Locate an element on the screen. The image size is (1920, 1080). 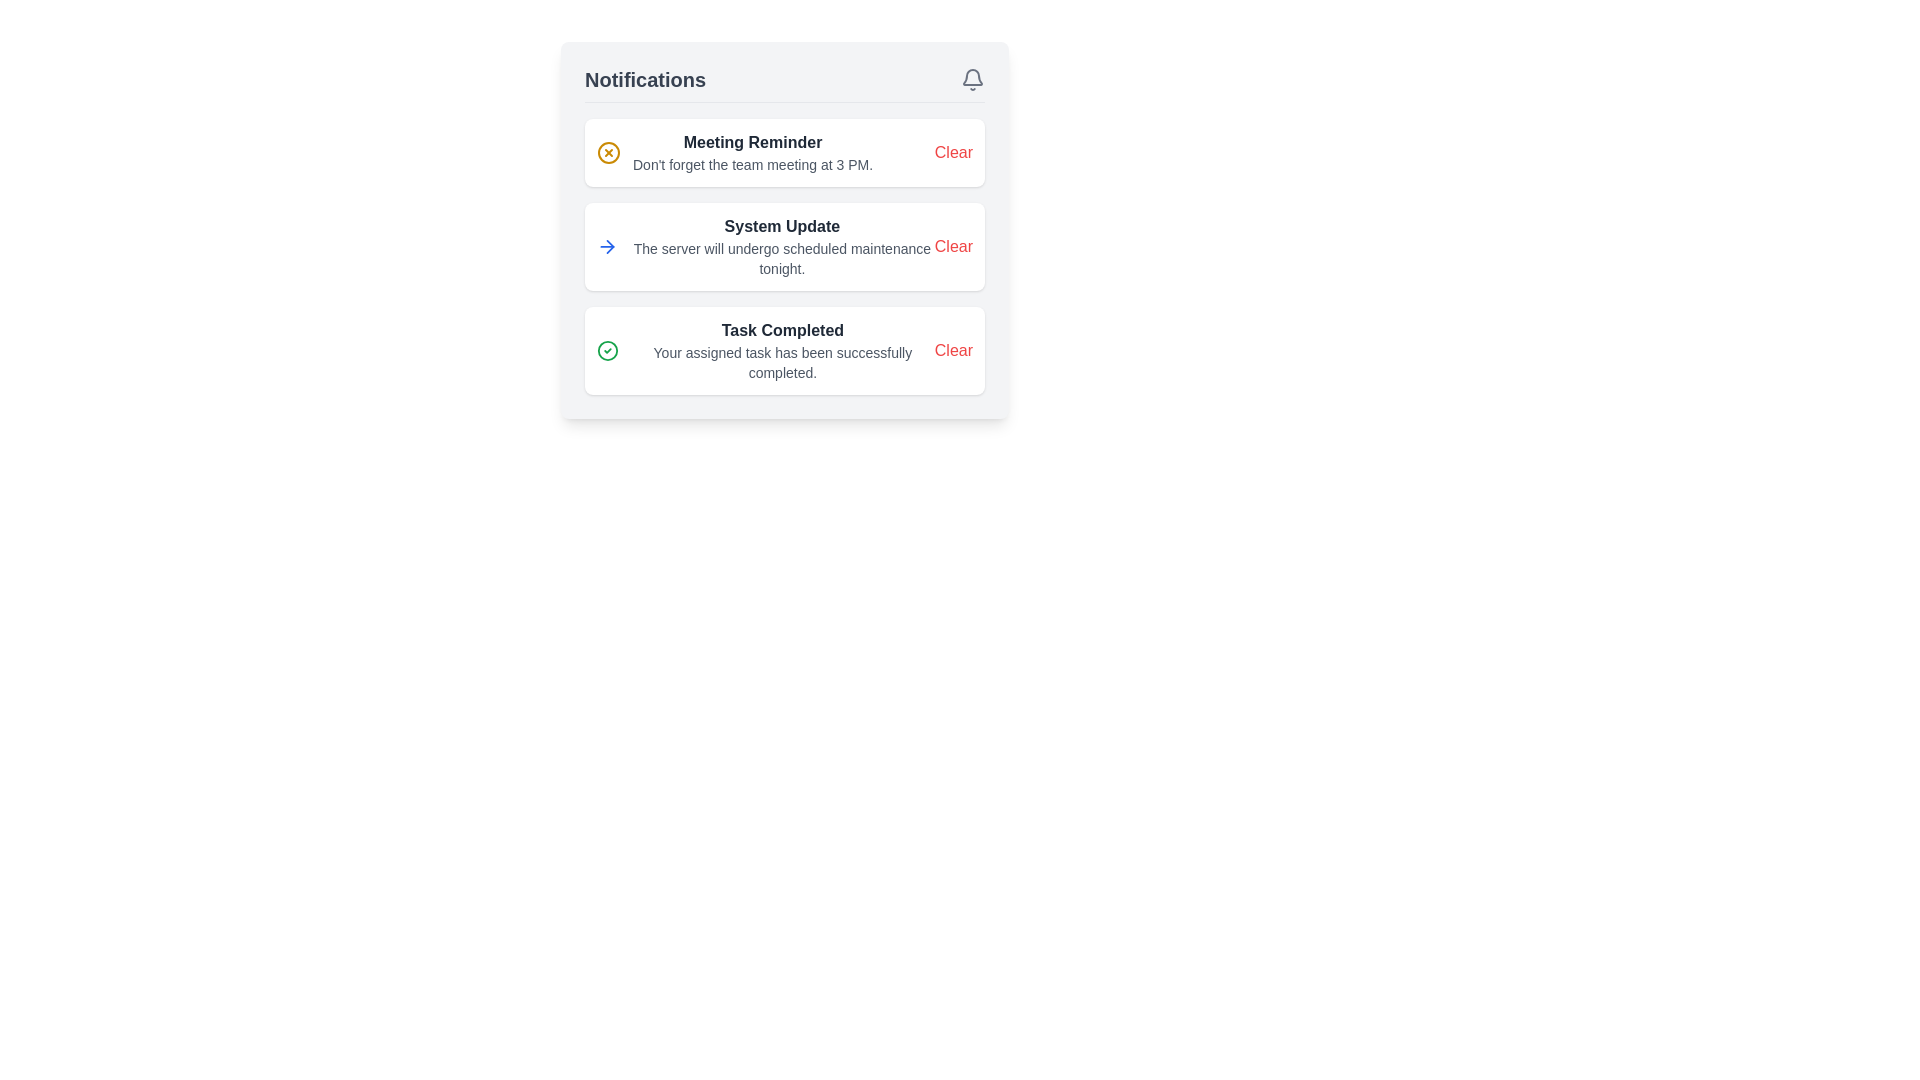
the text label displaying 'Task Completed' in bold, dark gray font, located at the top of the notification card is located at coordinates (781, 330).